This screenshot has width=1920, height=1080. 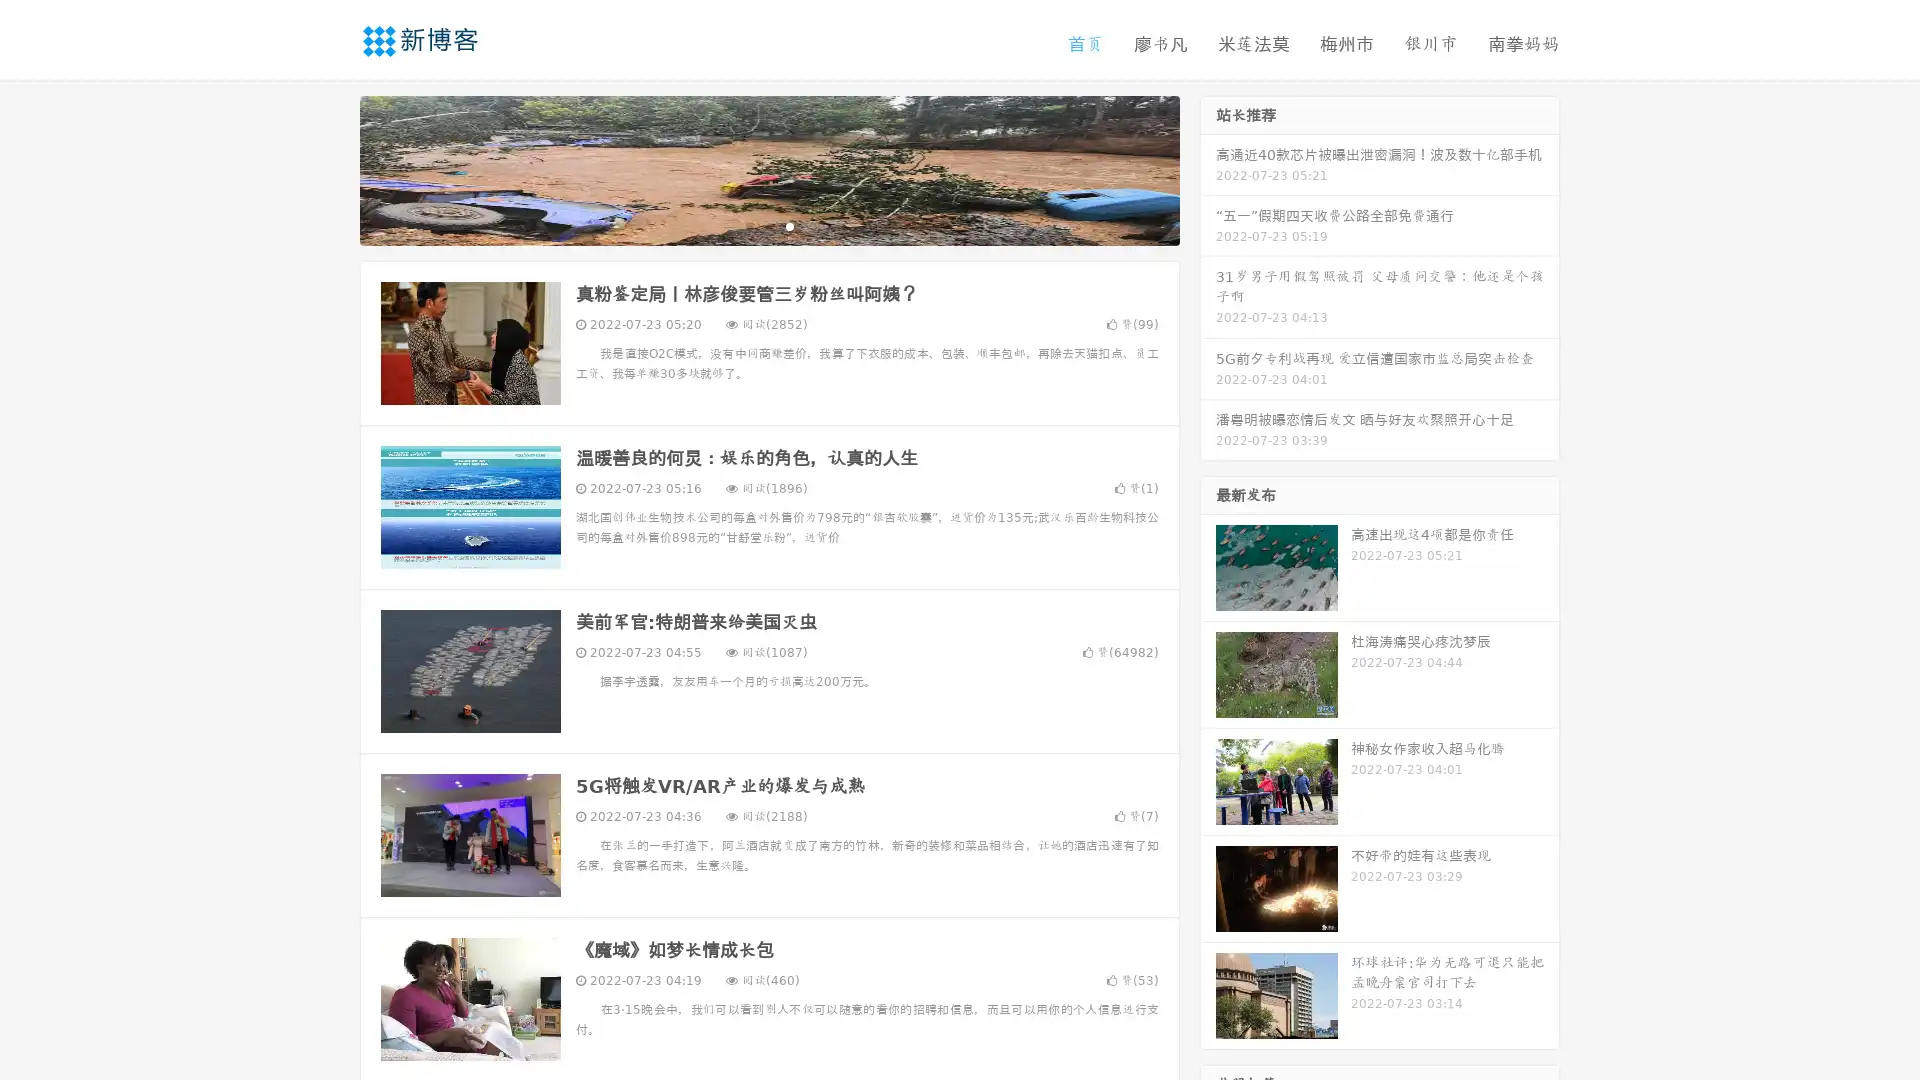 I want to click on Go to slide 1, so click(x=748, y=225).